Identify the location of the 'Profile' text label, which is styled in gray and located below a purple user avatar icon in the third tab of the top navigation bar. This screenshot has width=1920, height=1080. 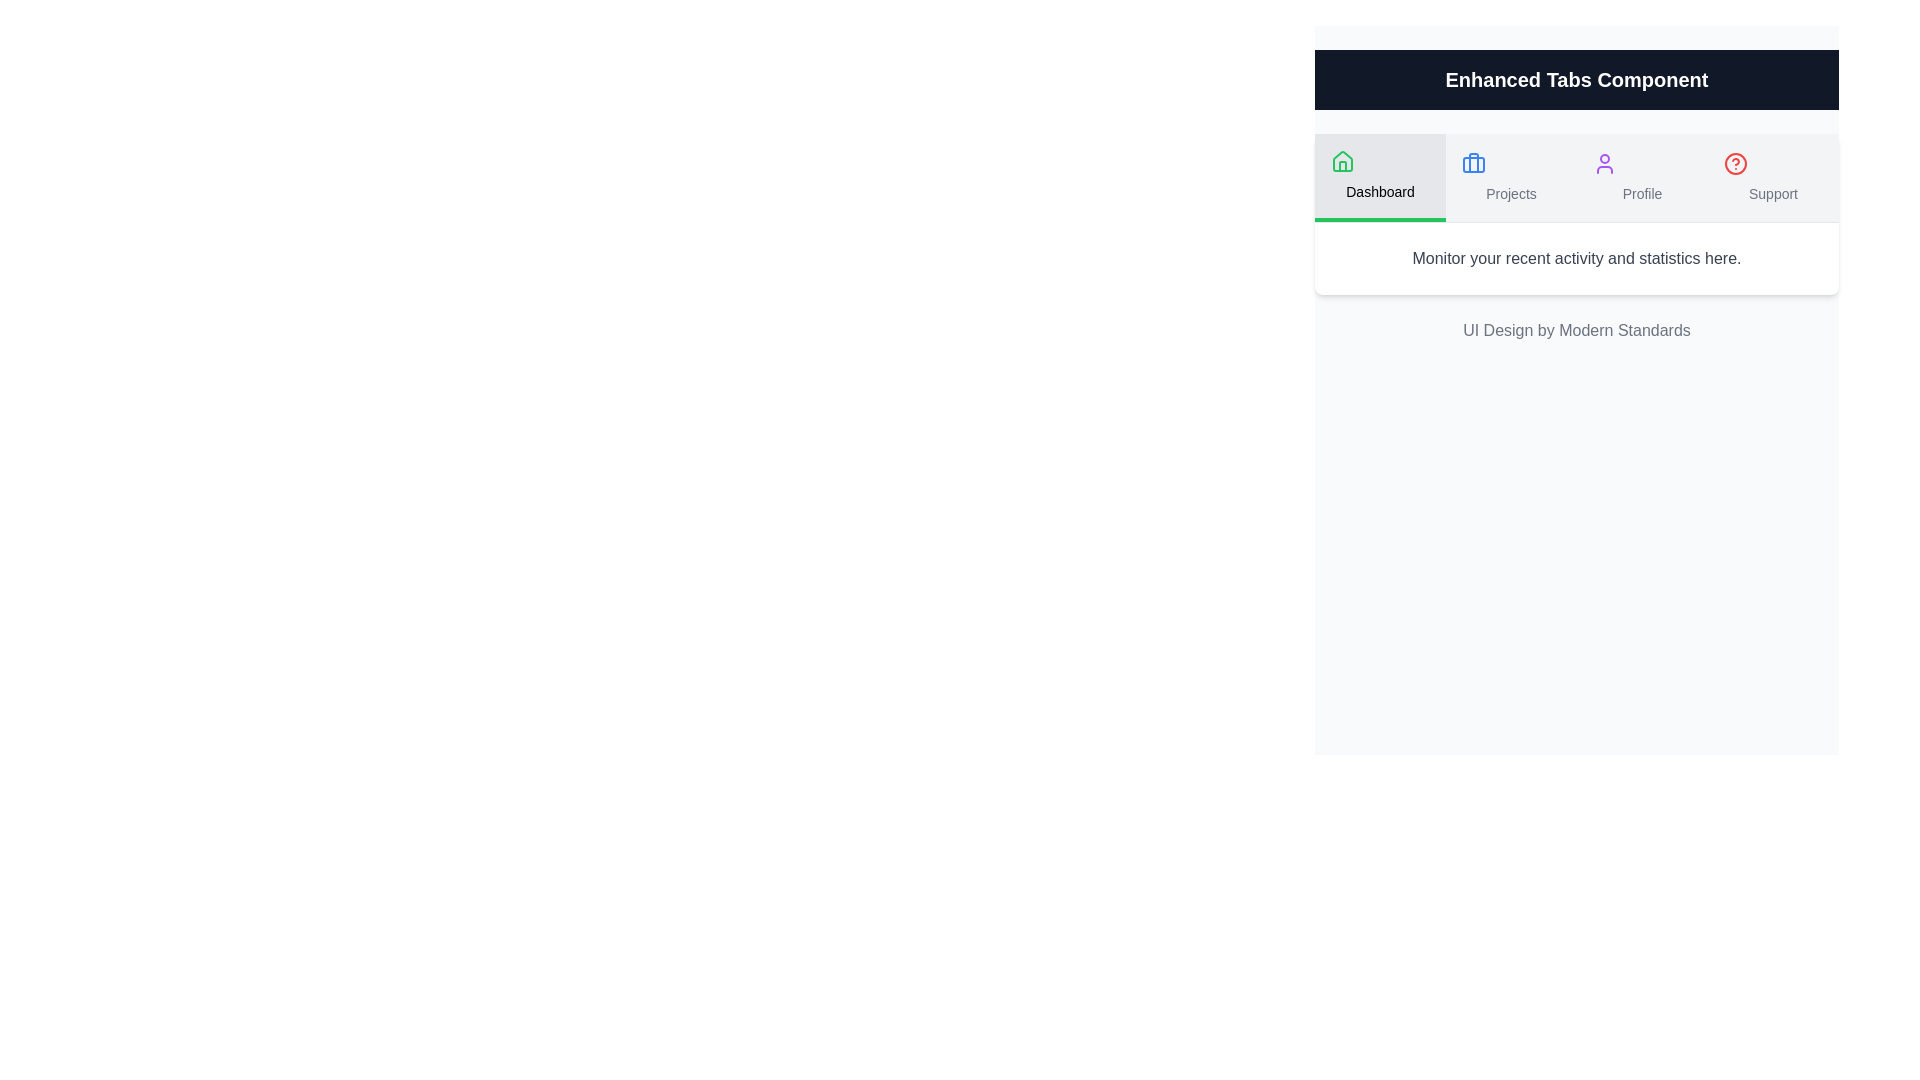
(1642, 193).